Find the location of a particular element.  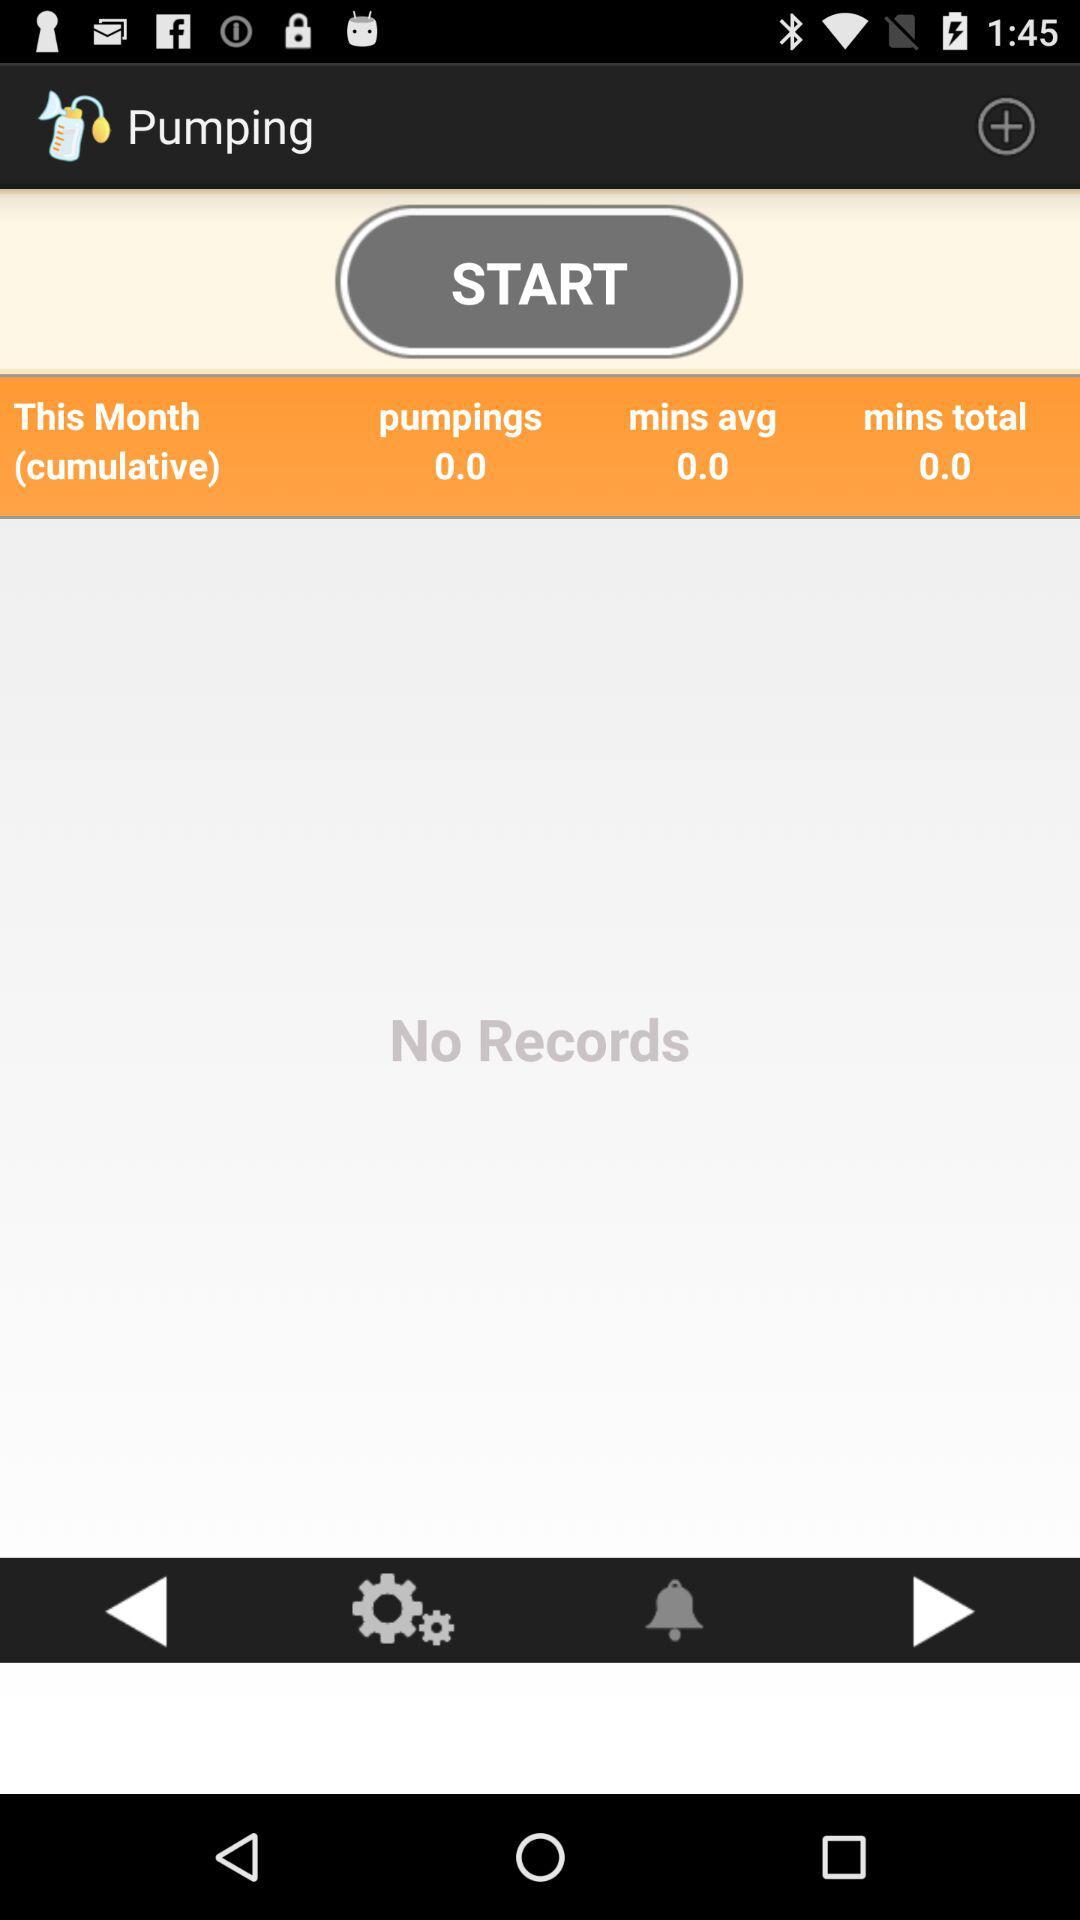

the item at the bottom right corner is located at coordinates (945, 1610).